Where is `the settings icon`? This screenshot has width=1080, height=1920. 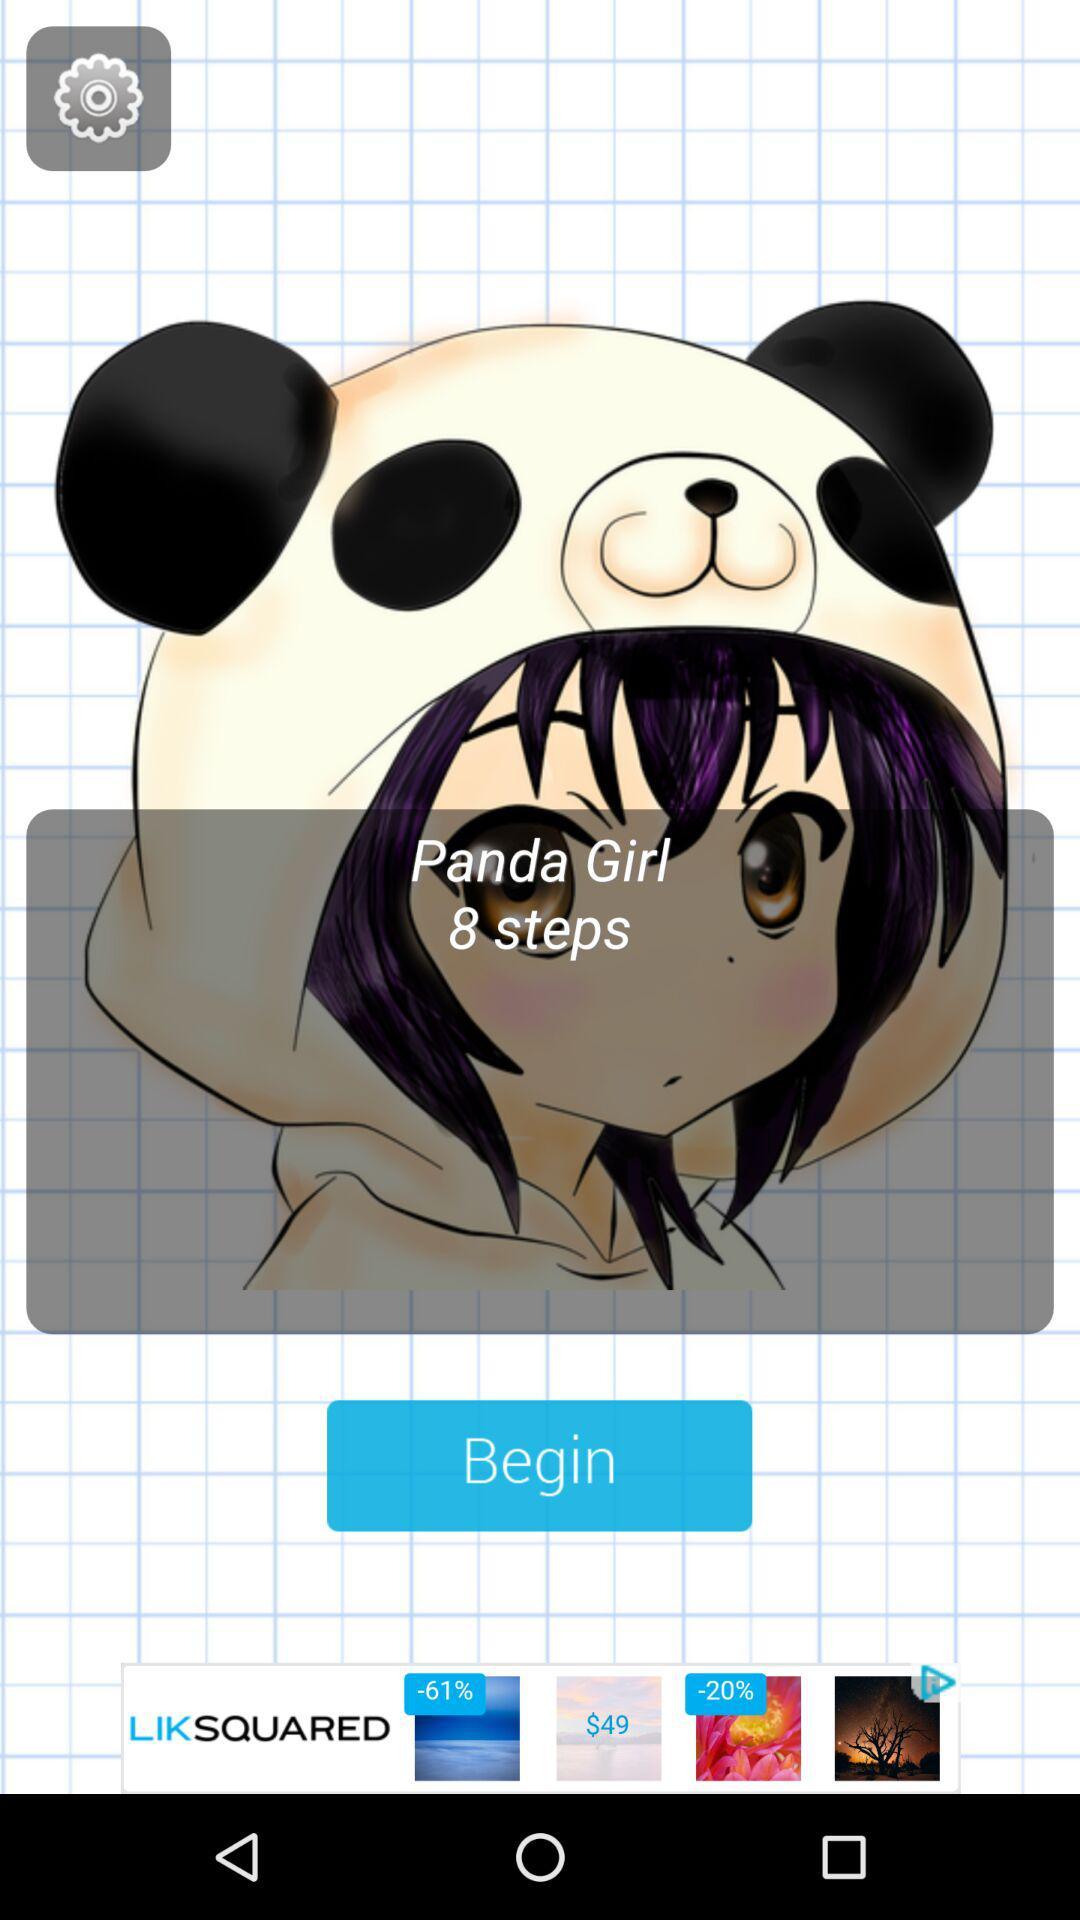
the settings icon is located at coordinates (98, 104).